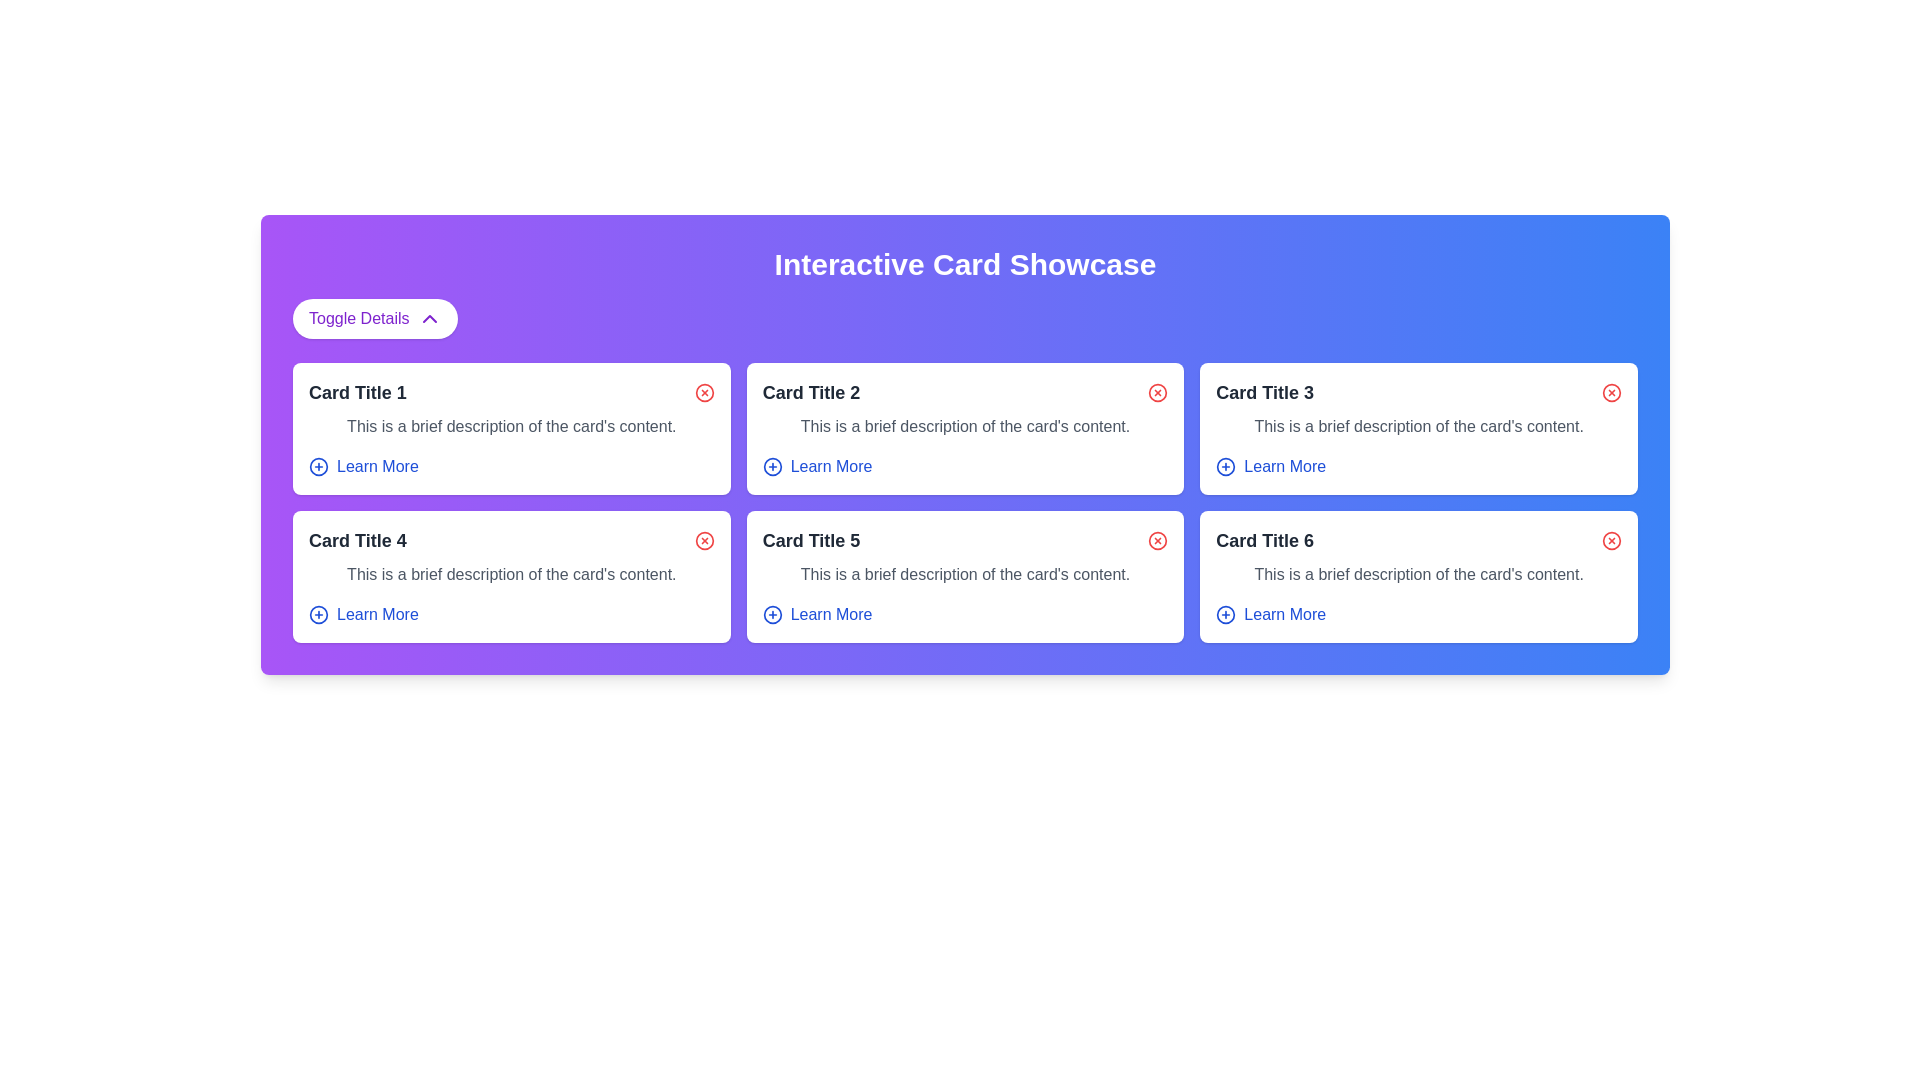  Describe the element at coordinates (317, 613) in the screenshot. I see `the circular icon located at the bottom-left corner of the 'Card Title 4' card, which is positioned above the 'Learn More' text link` at that location.